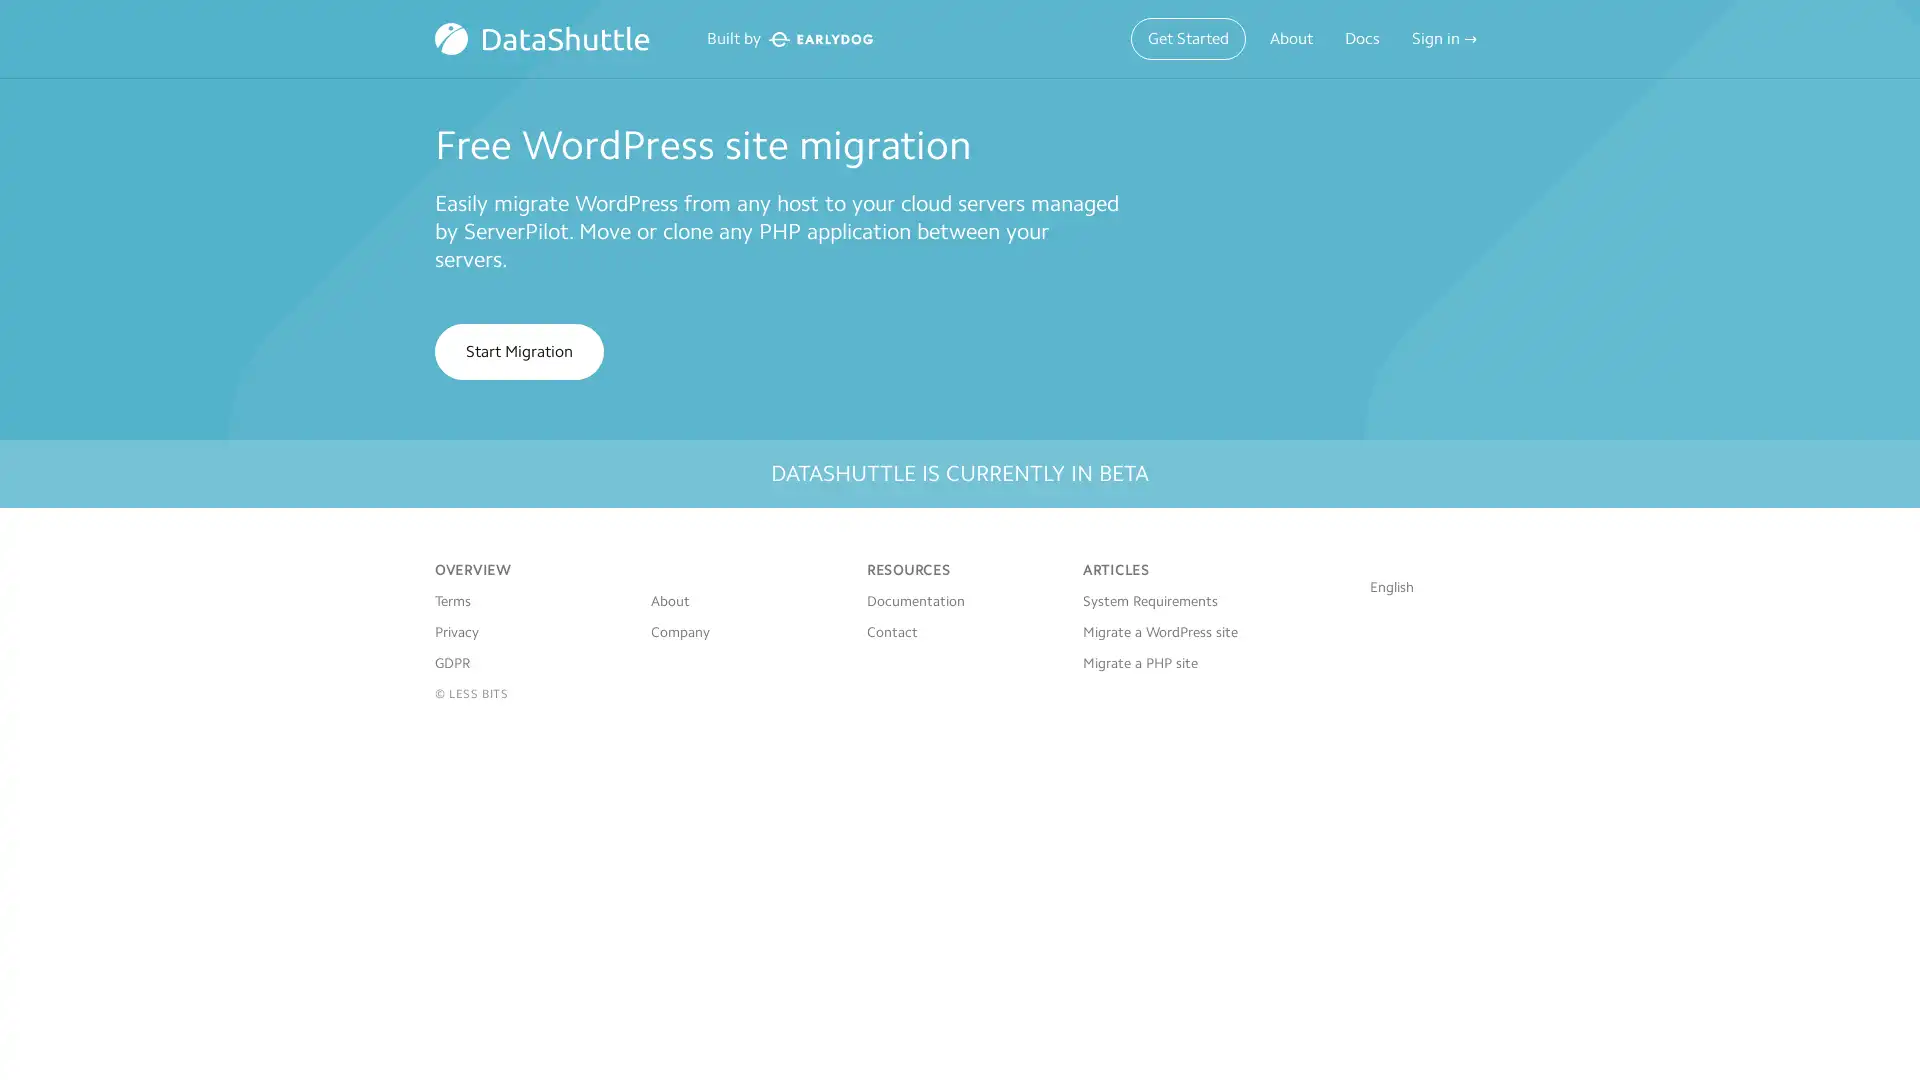 This screenshot has width=1920, height=1080. Describe the element at coordinates (1291, 38) in the screenshot. I see `About` at that location.